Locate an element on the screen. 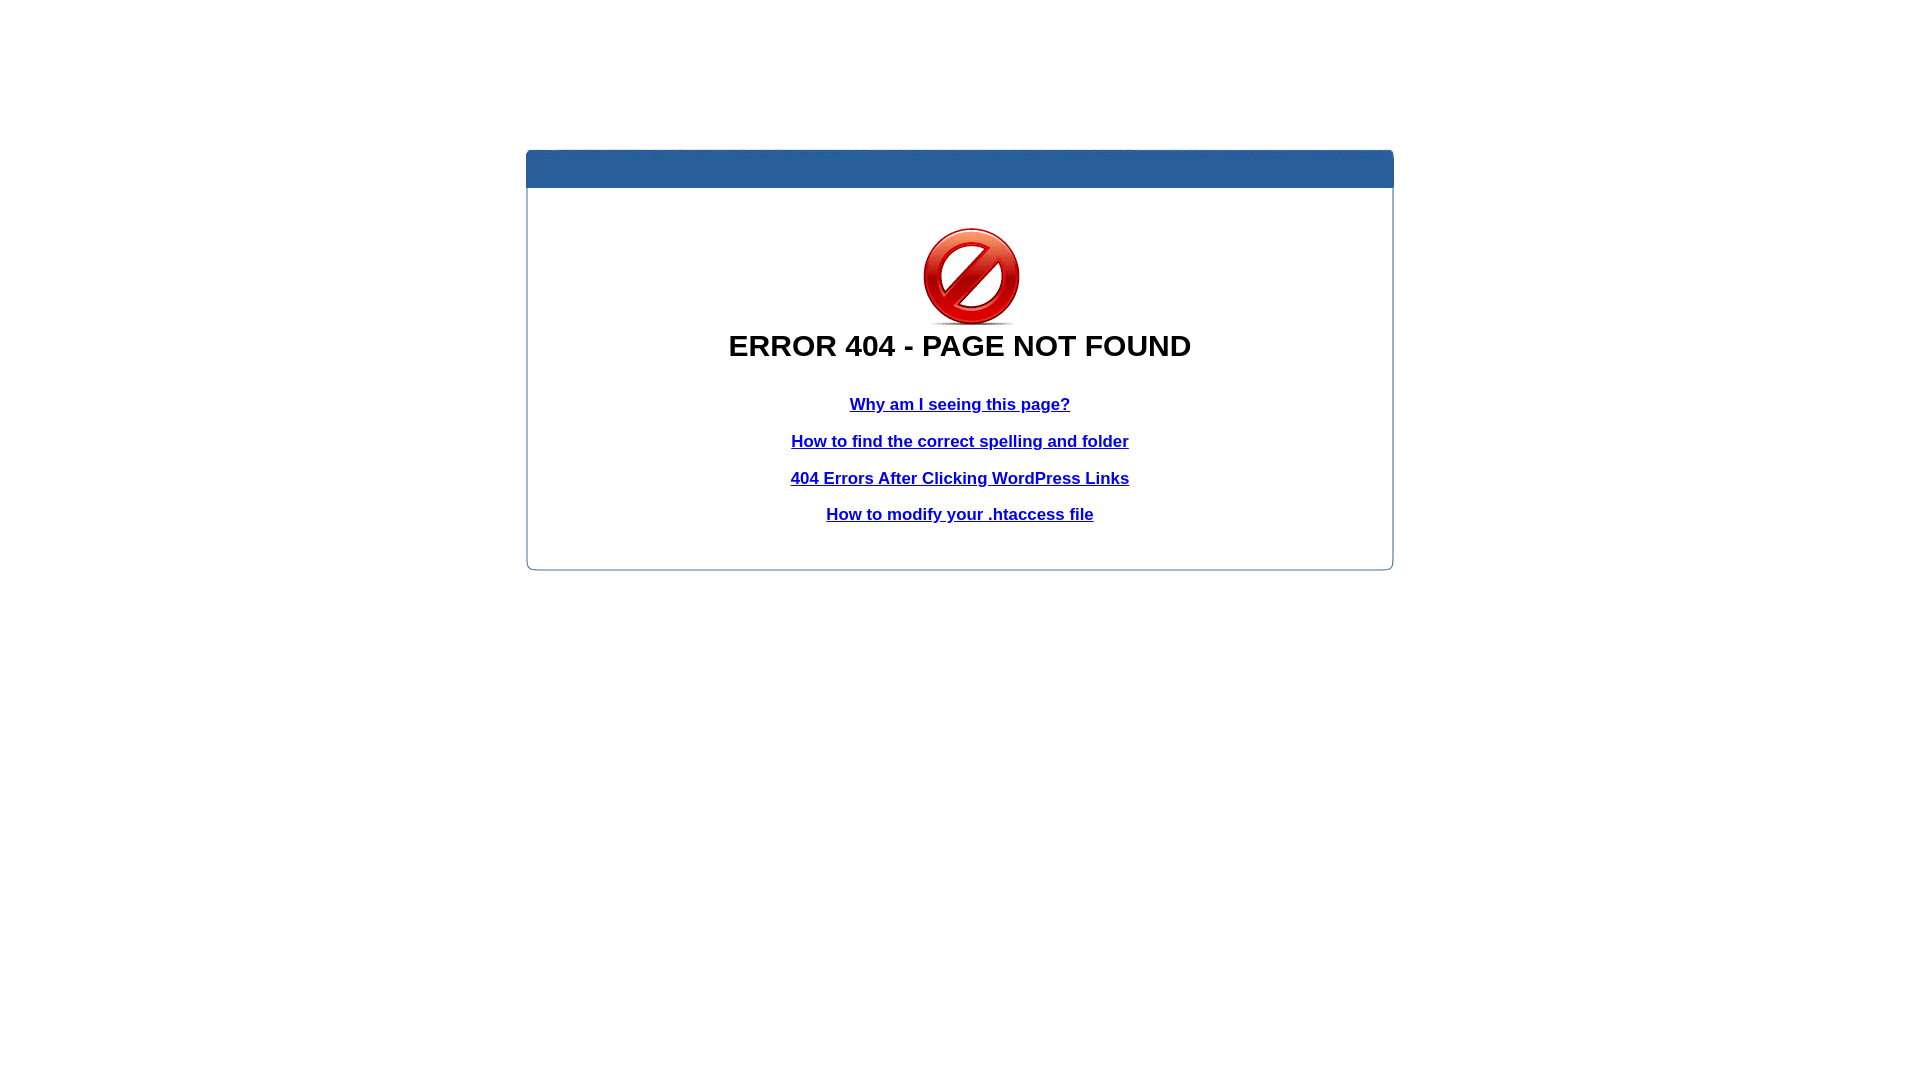  'How to modify your .htaccess file' is located at coordinates (958, 513).